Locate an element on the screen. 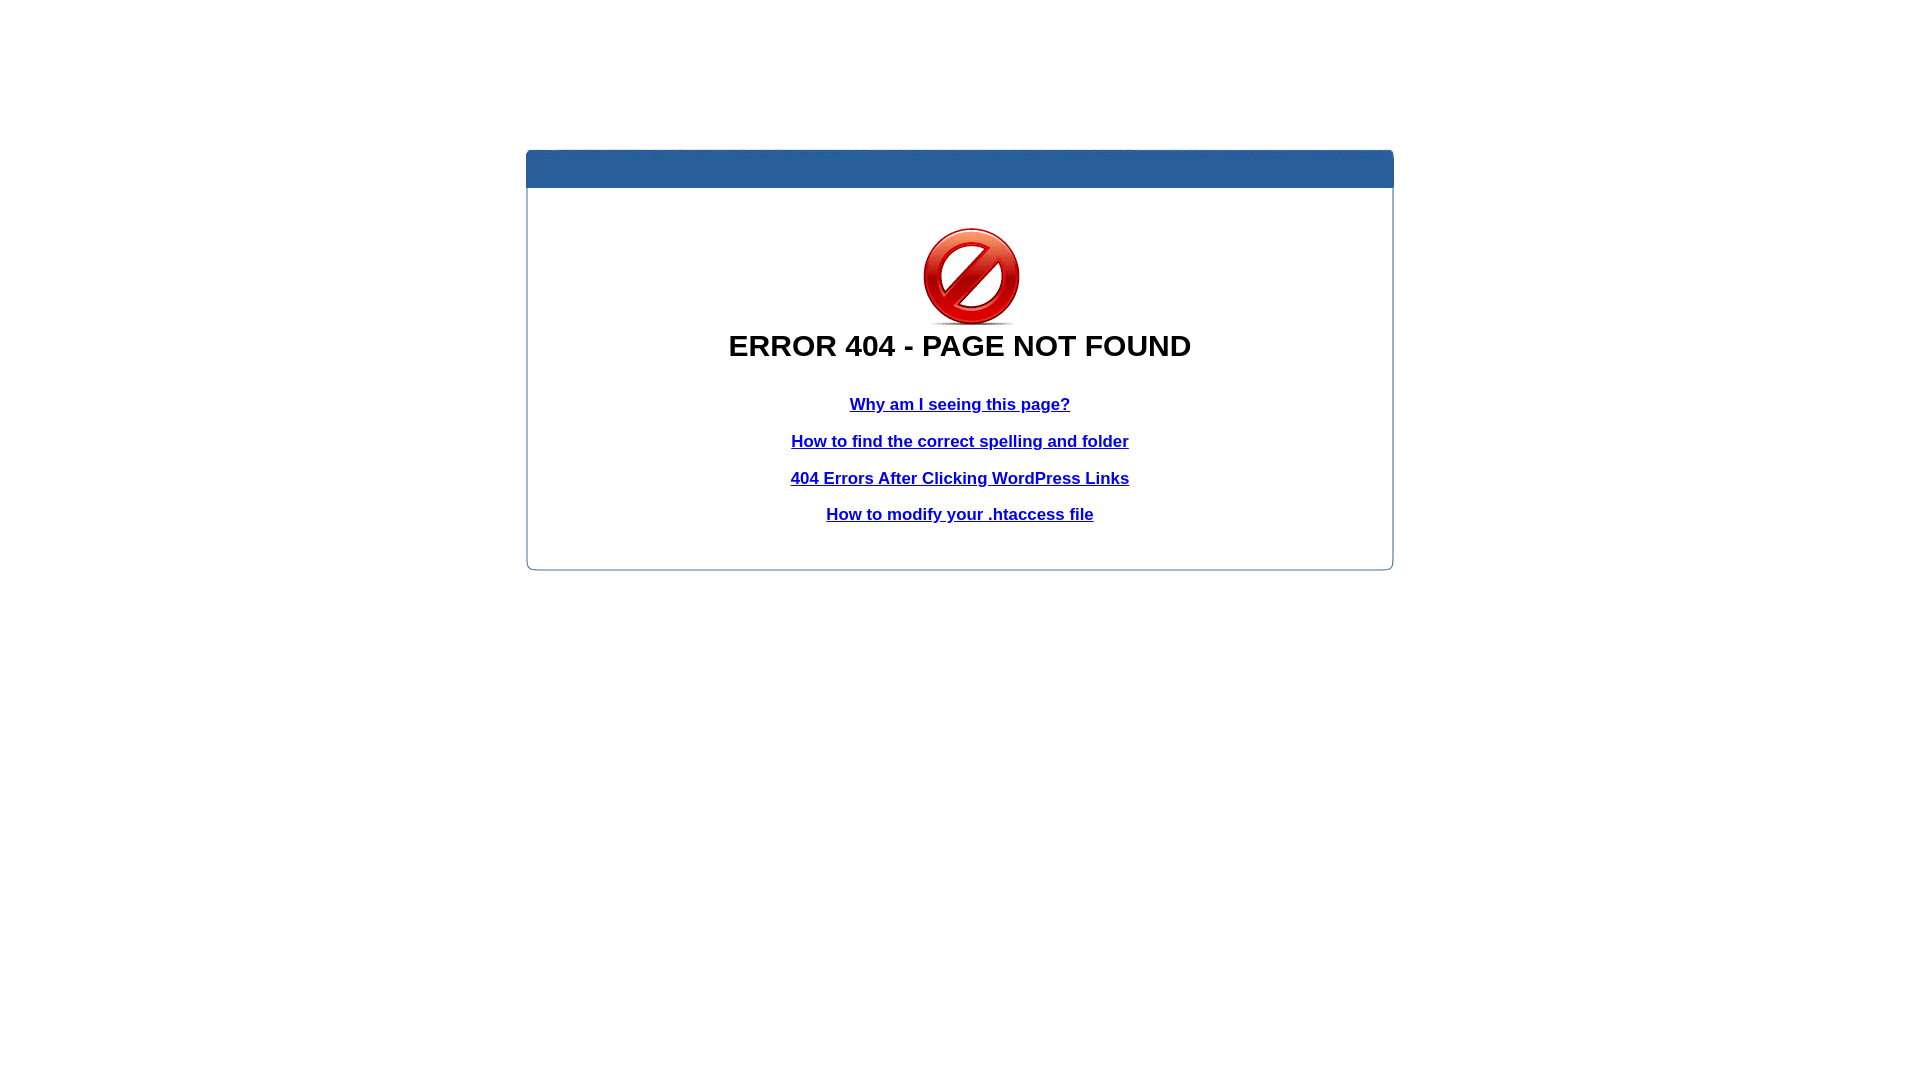  'How to modify your .htaccess file' is located at coordinates (958, 513).